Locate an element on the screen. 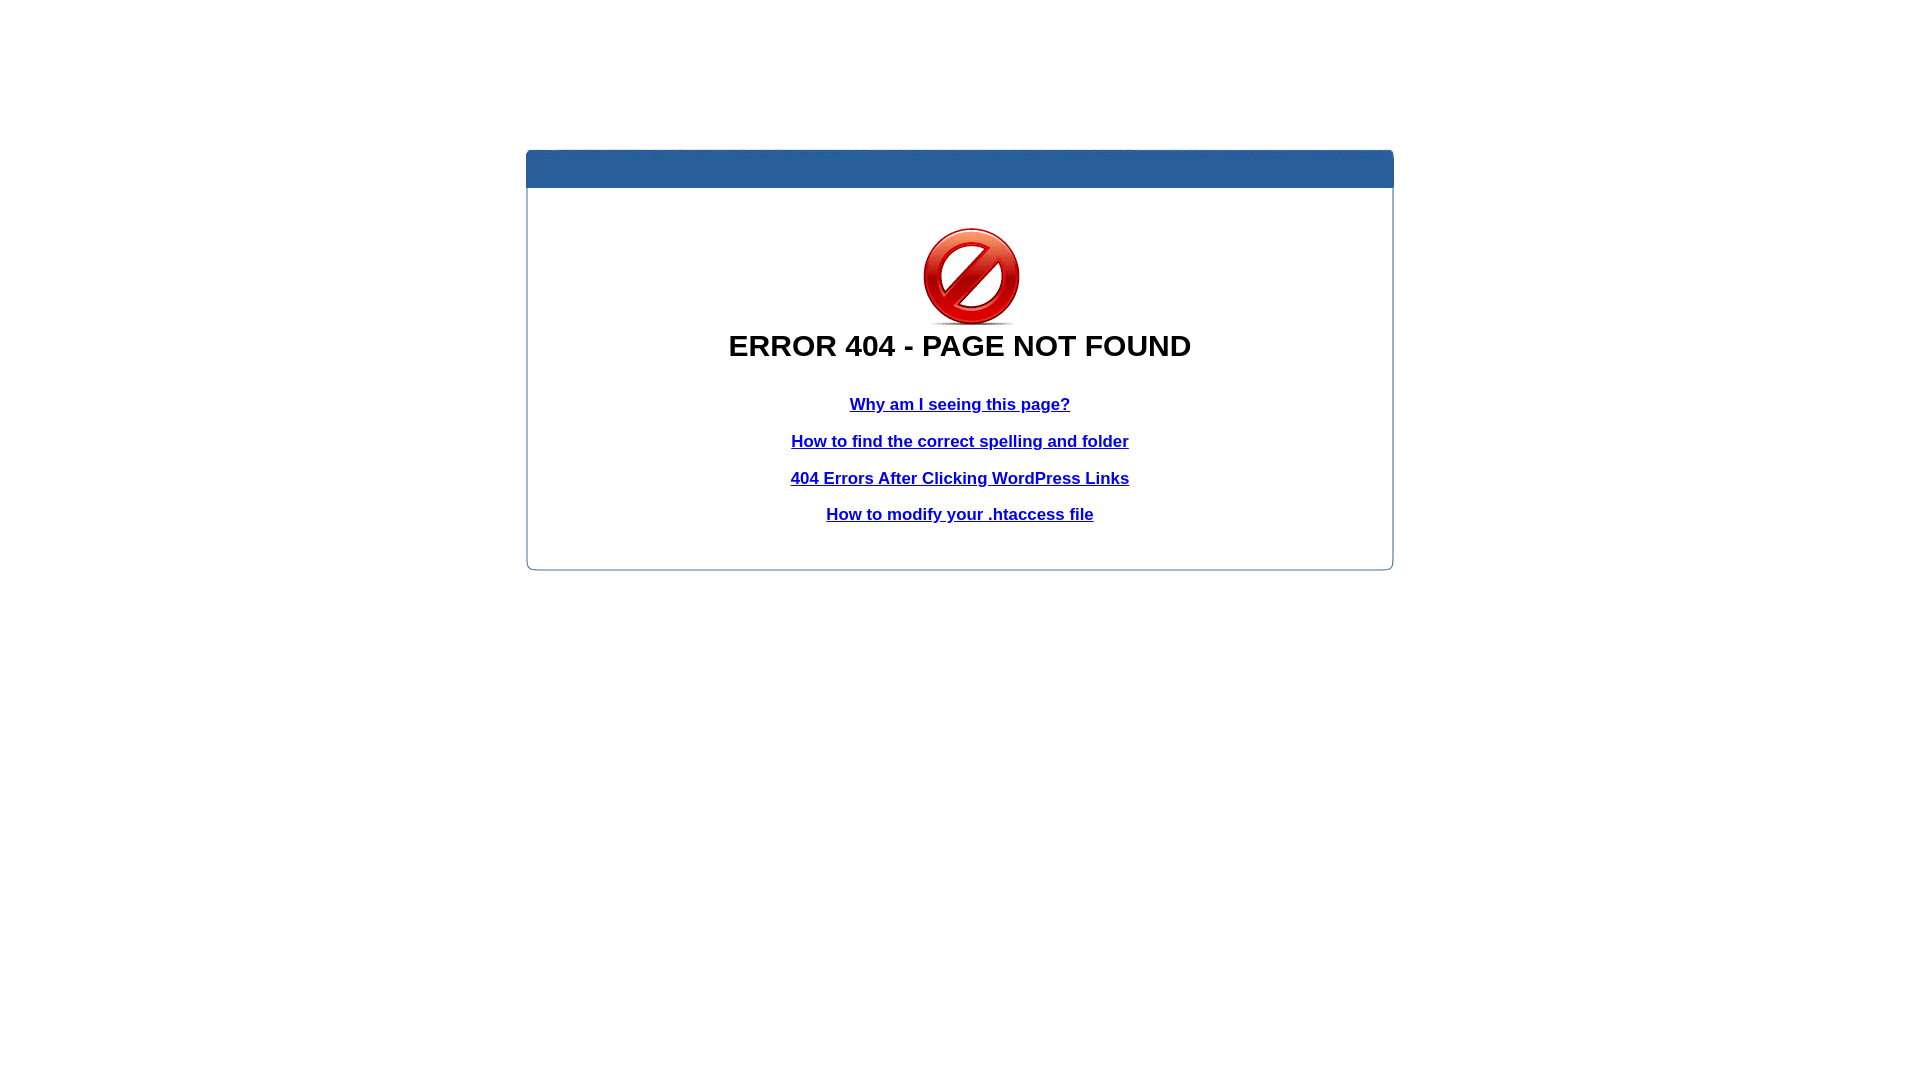  'How to modify your .htaccess file' is located at coordinates (958, 513).